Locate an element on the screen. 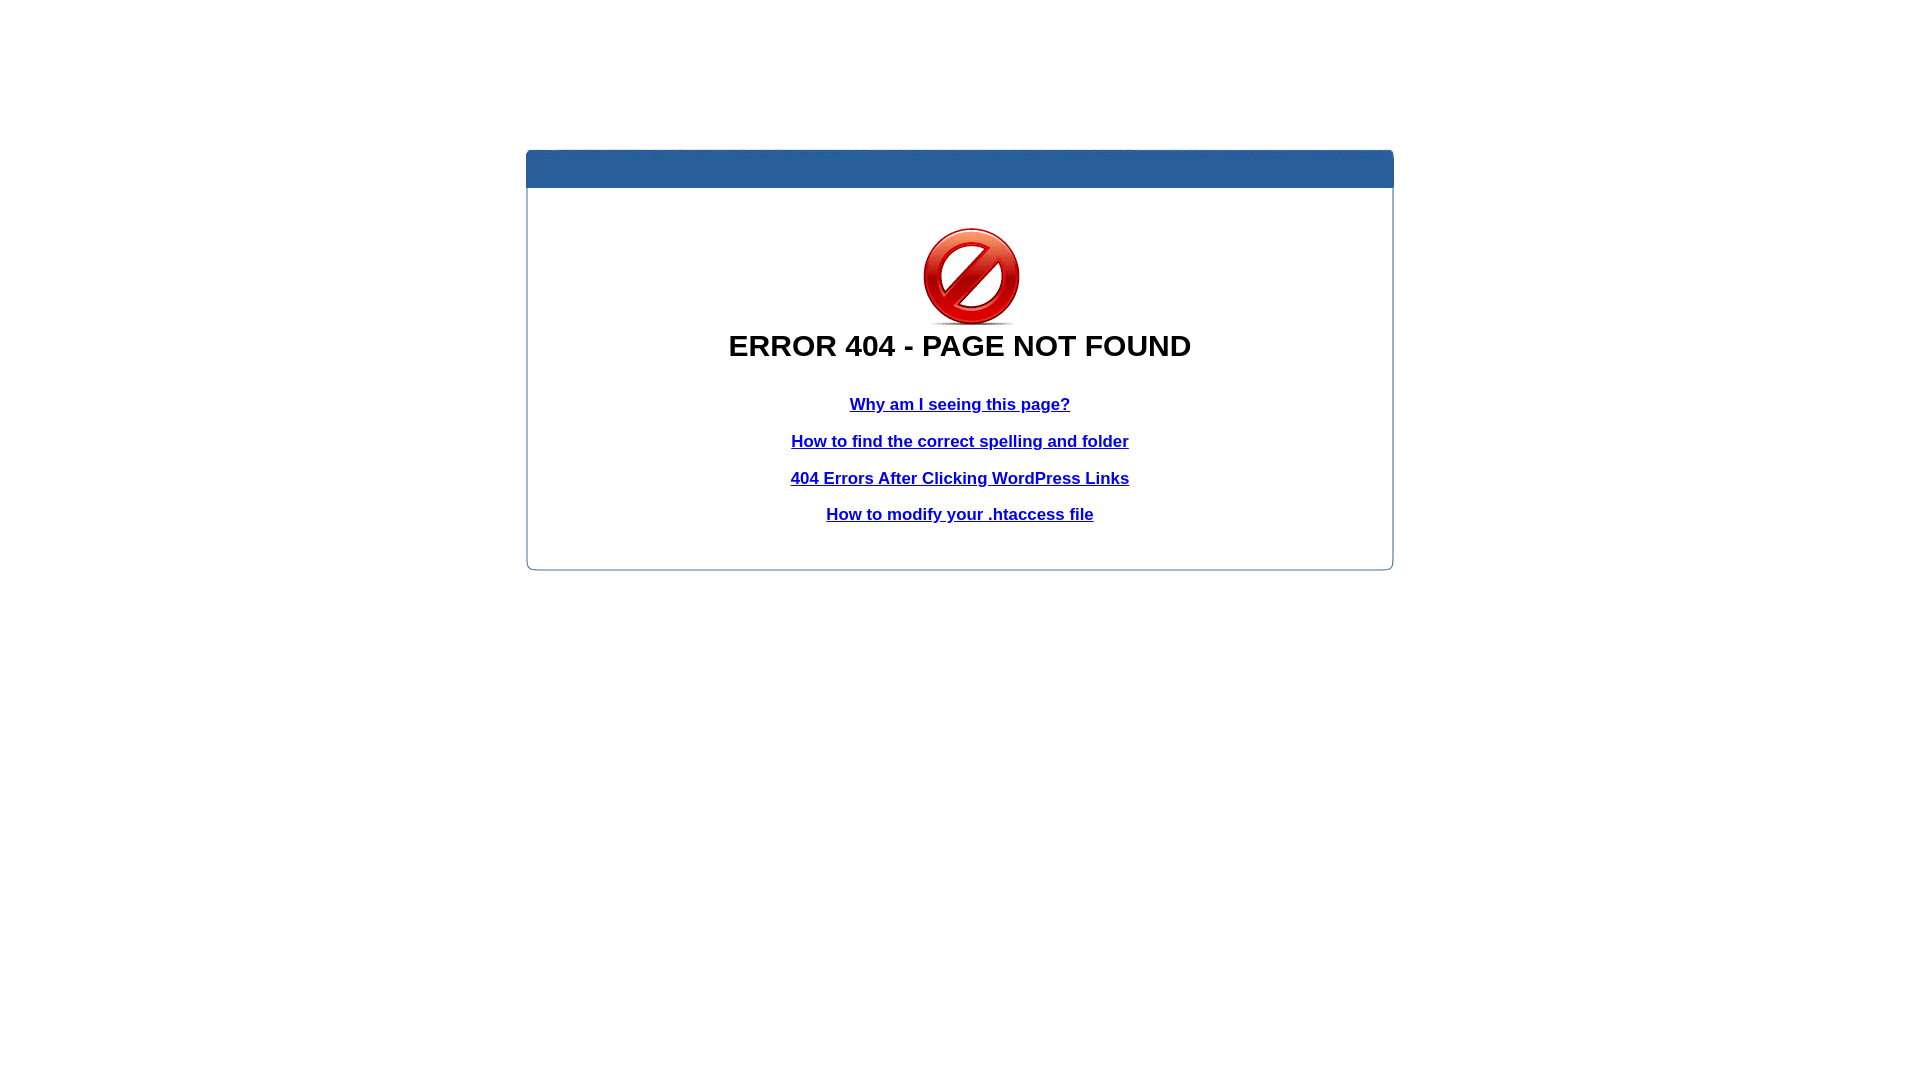  'How to modify your .htaccess file' is located at coordinates (958, 513).